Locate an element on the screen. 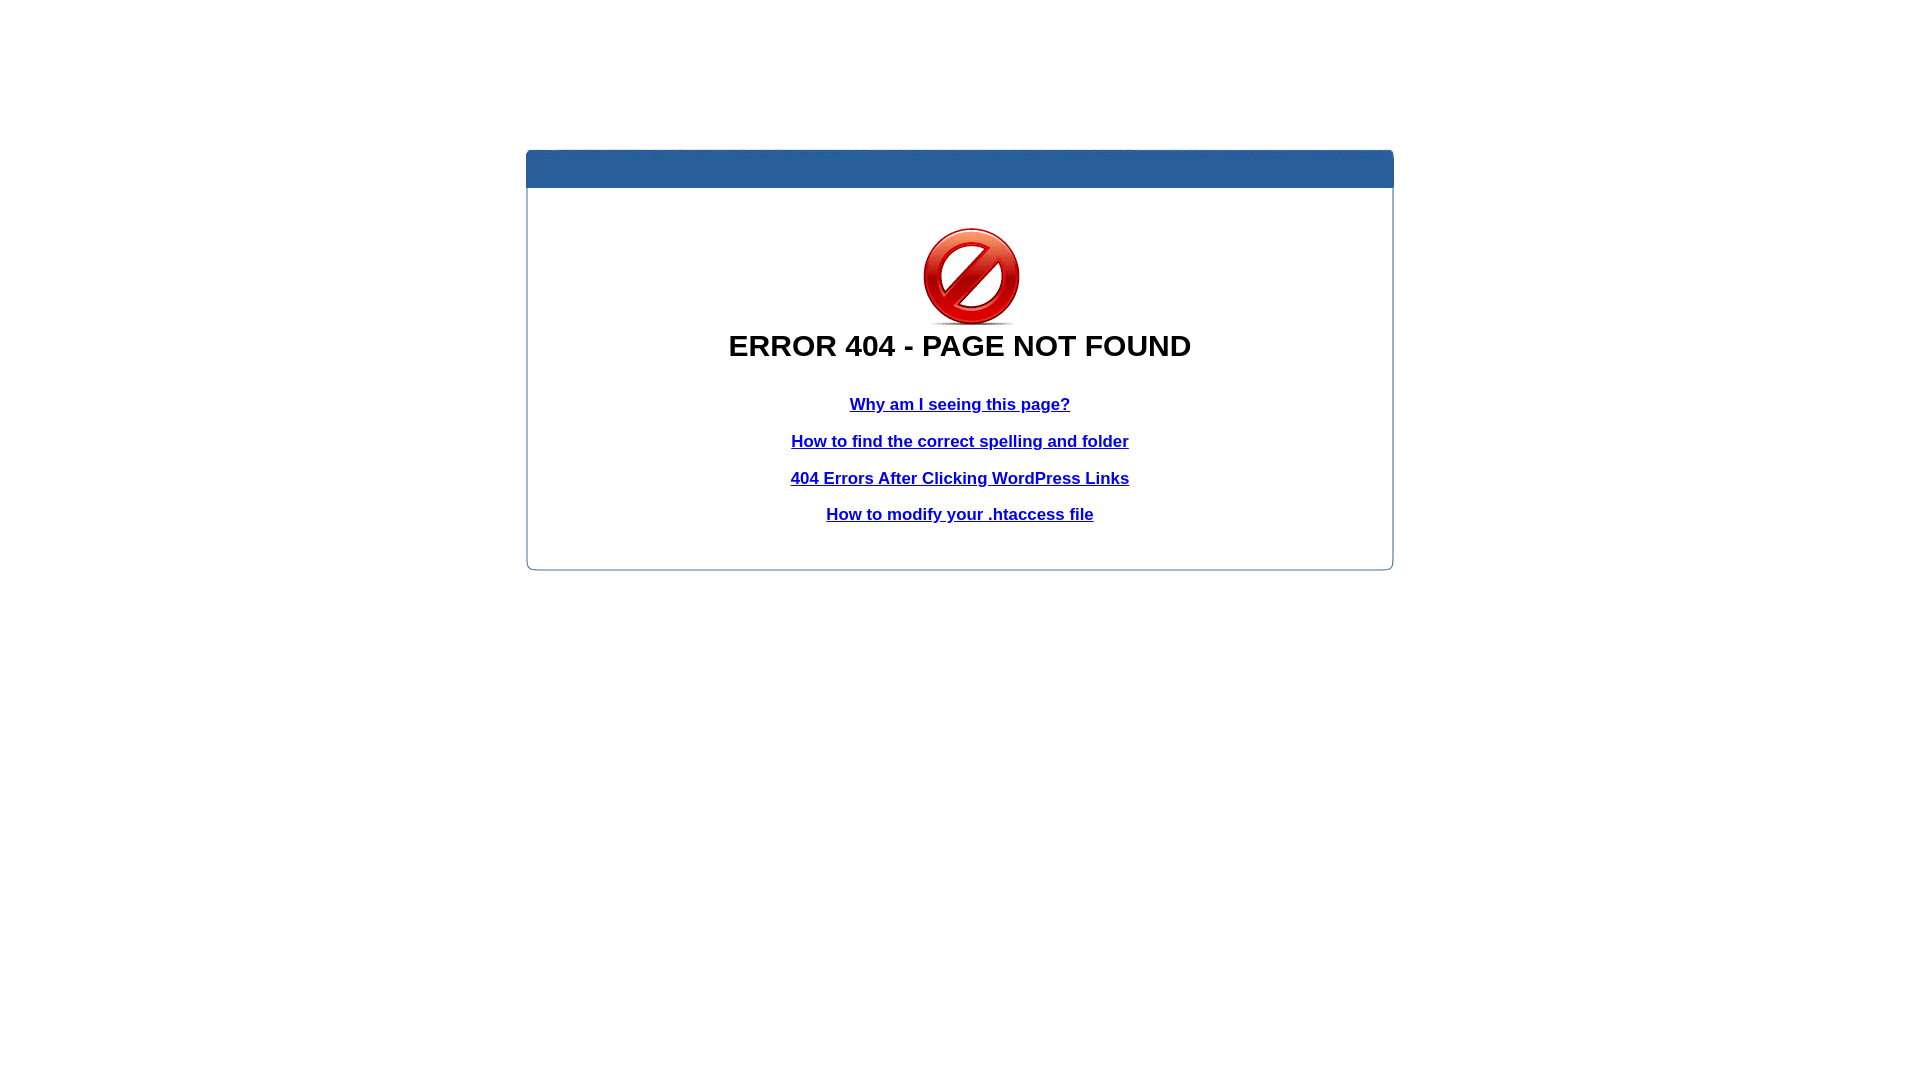  'How to modify your .htaccess file' is located at coordinates (958, 513).